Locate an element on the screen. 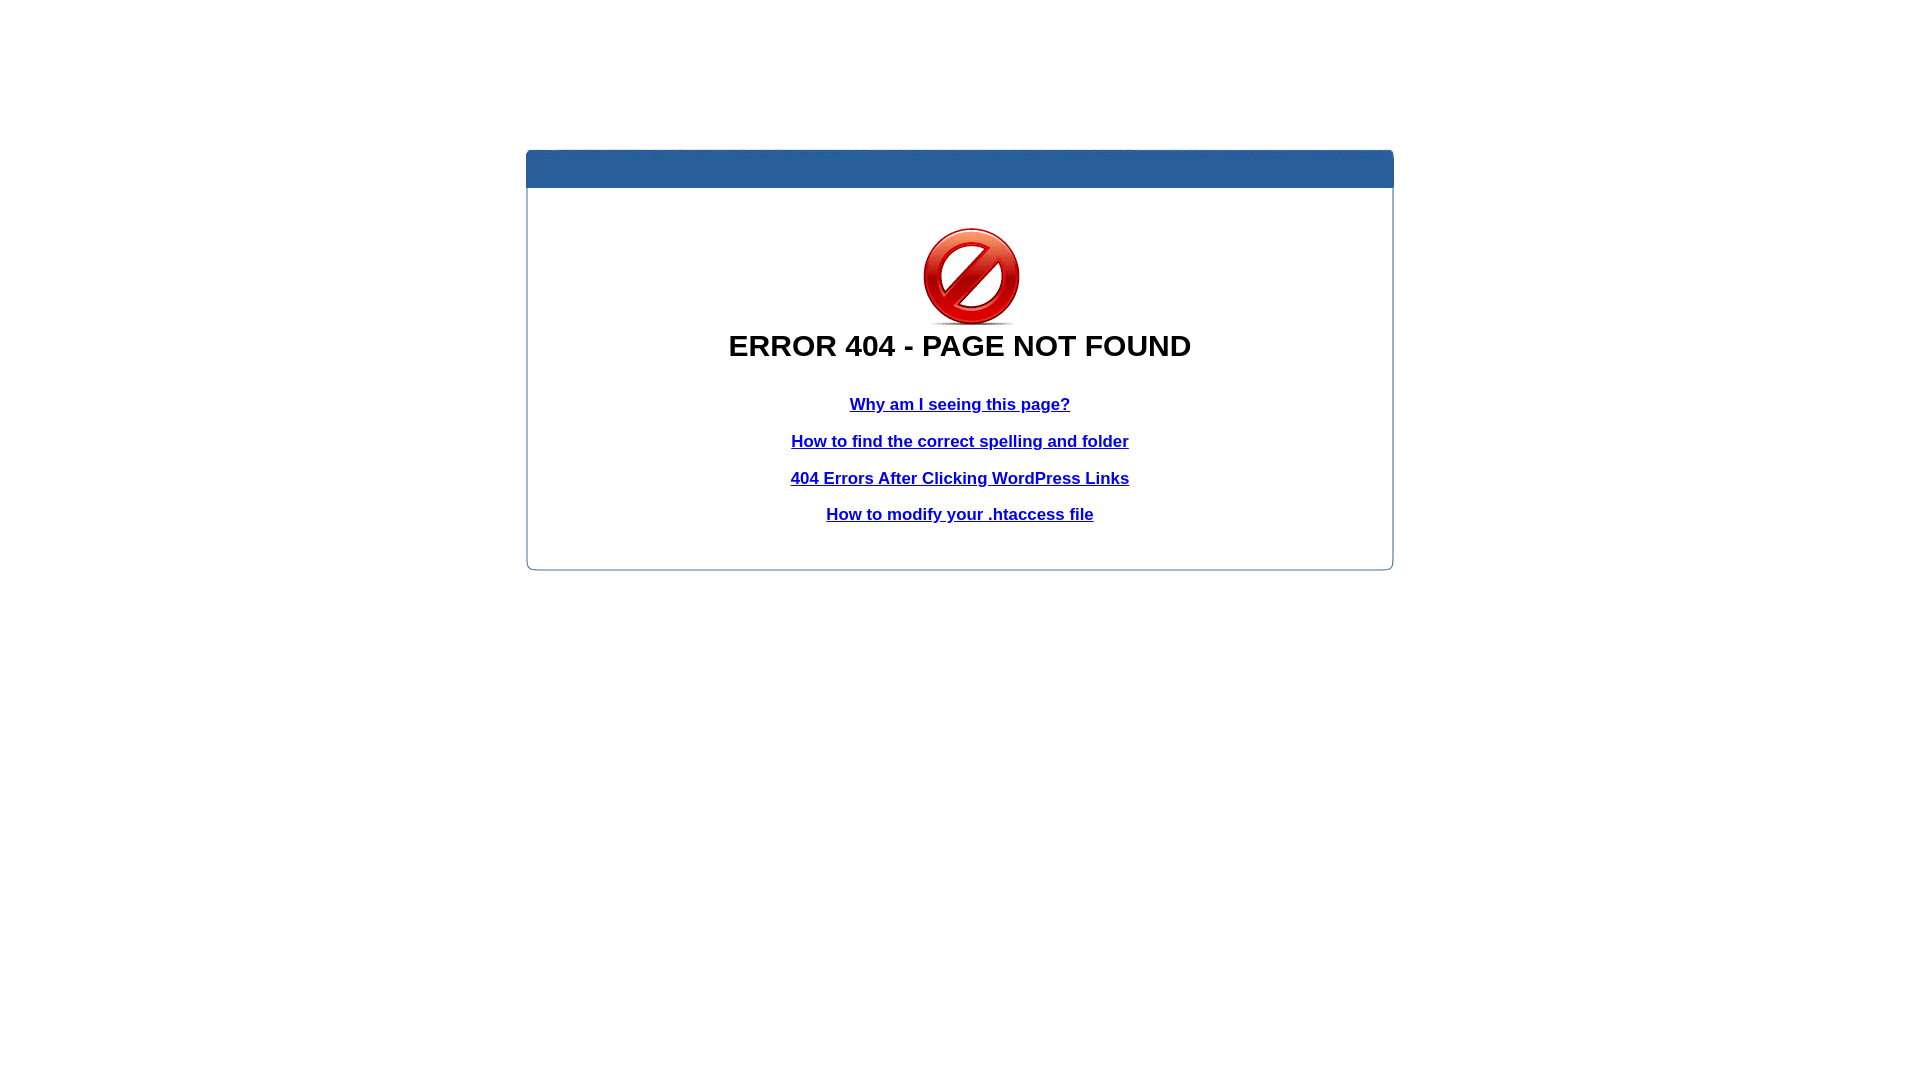  'How to modify your .htaccess file' is located at coordinates (958, 513).